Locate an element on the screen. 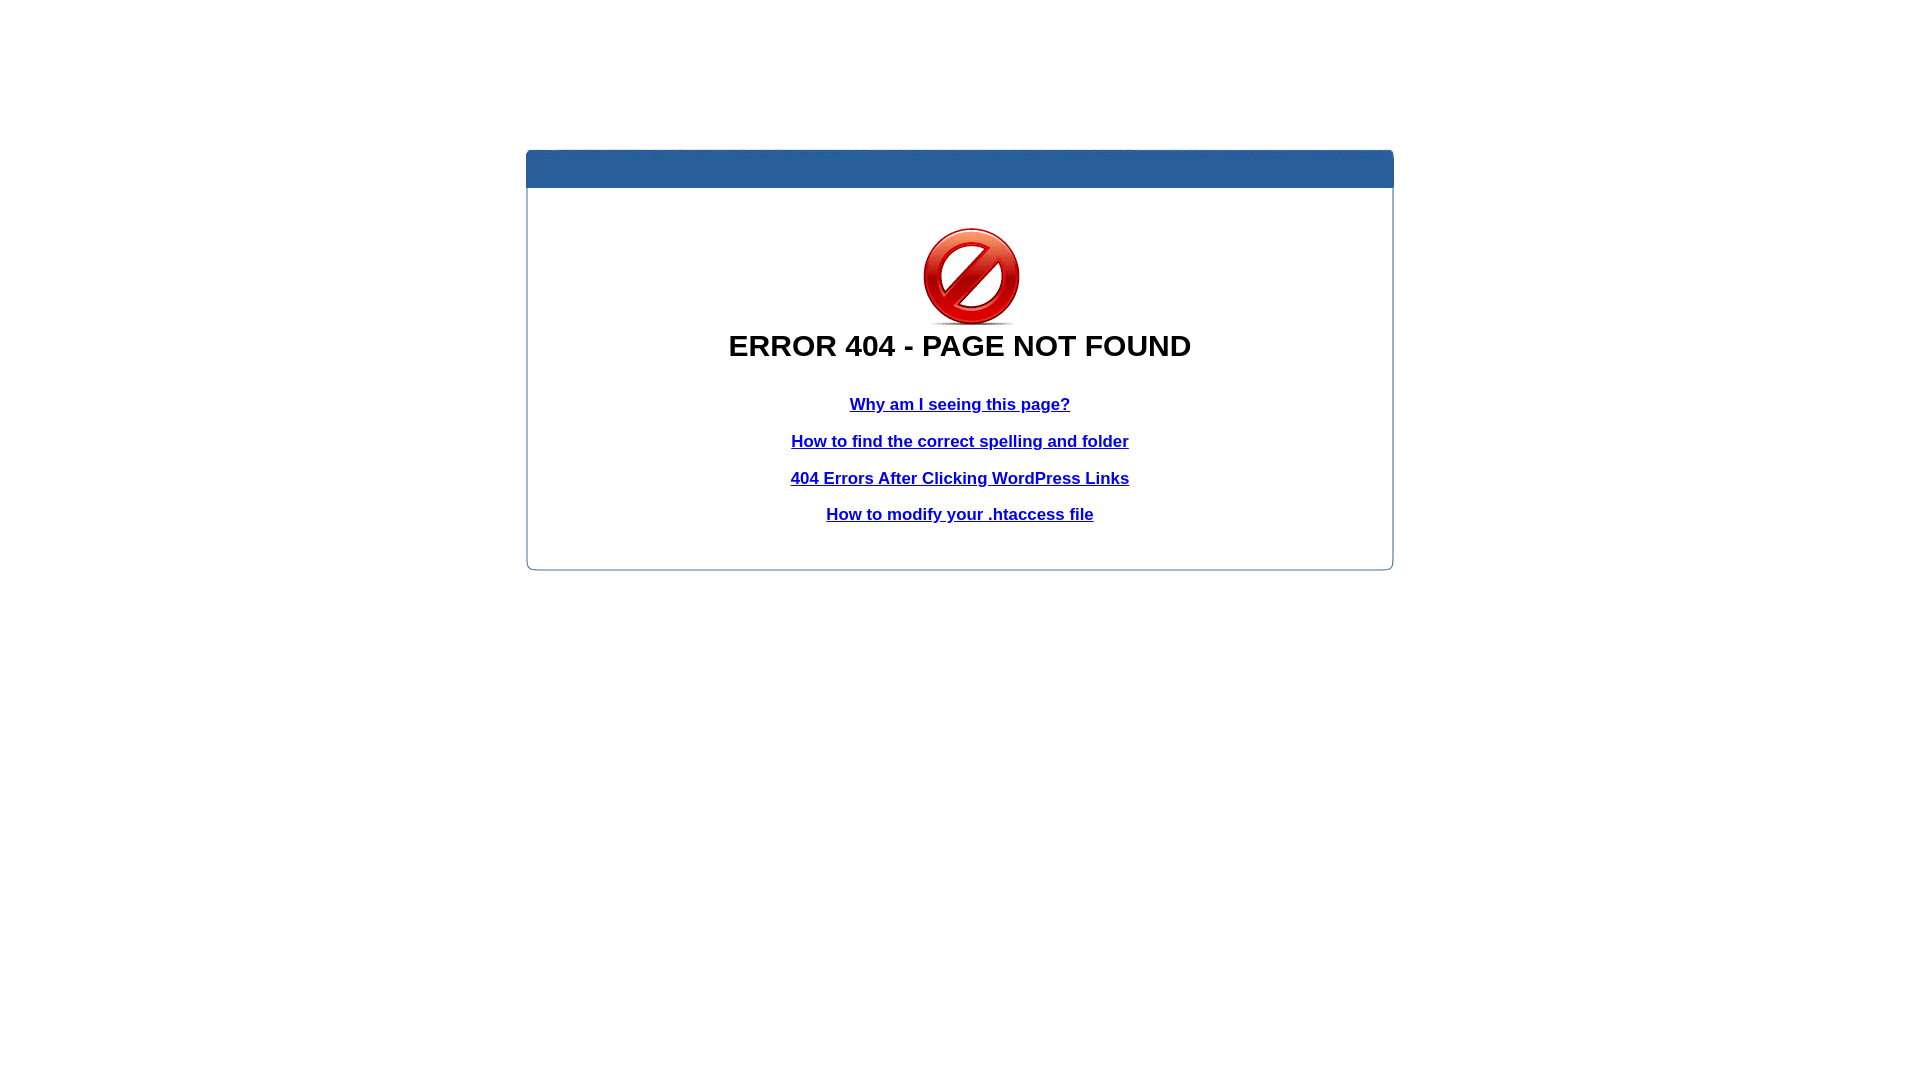  'How to modify your .htaccess file' is located at coordinates (958, 513).